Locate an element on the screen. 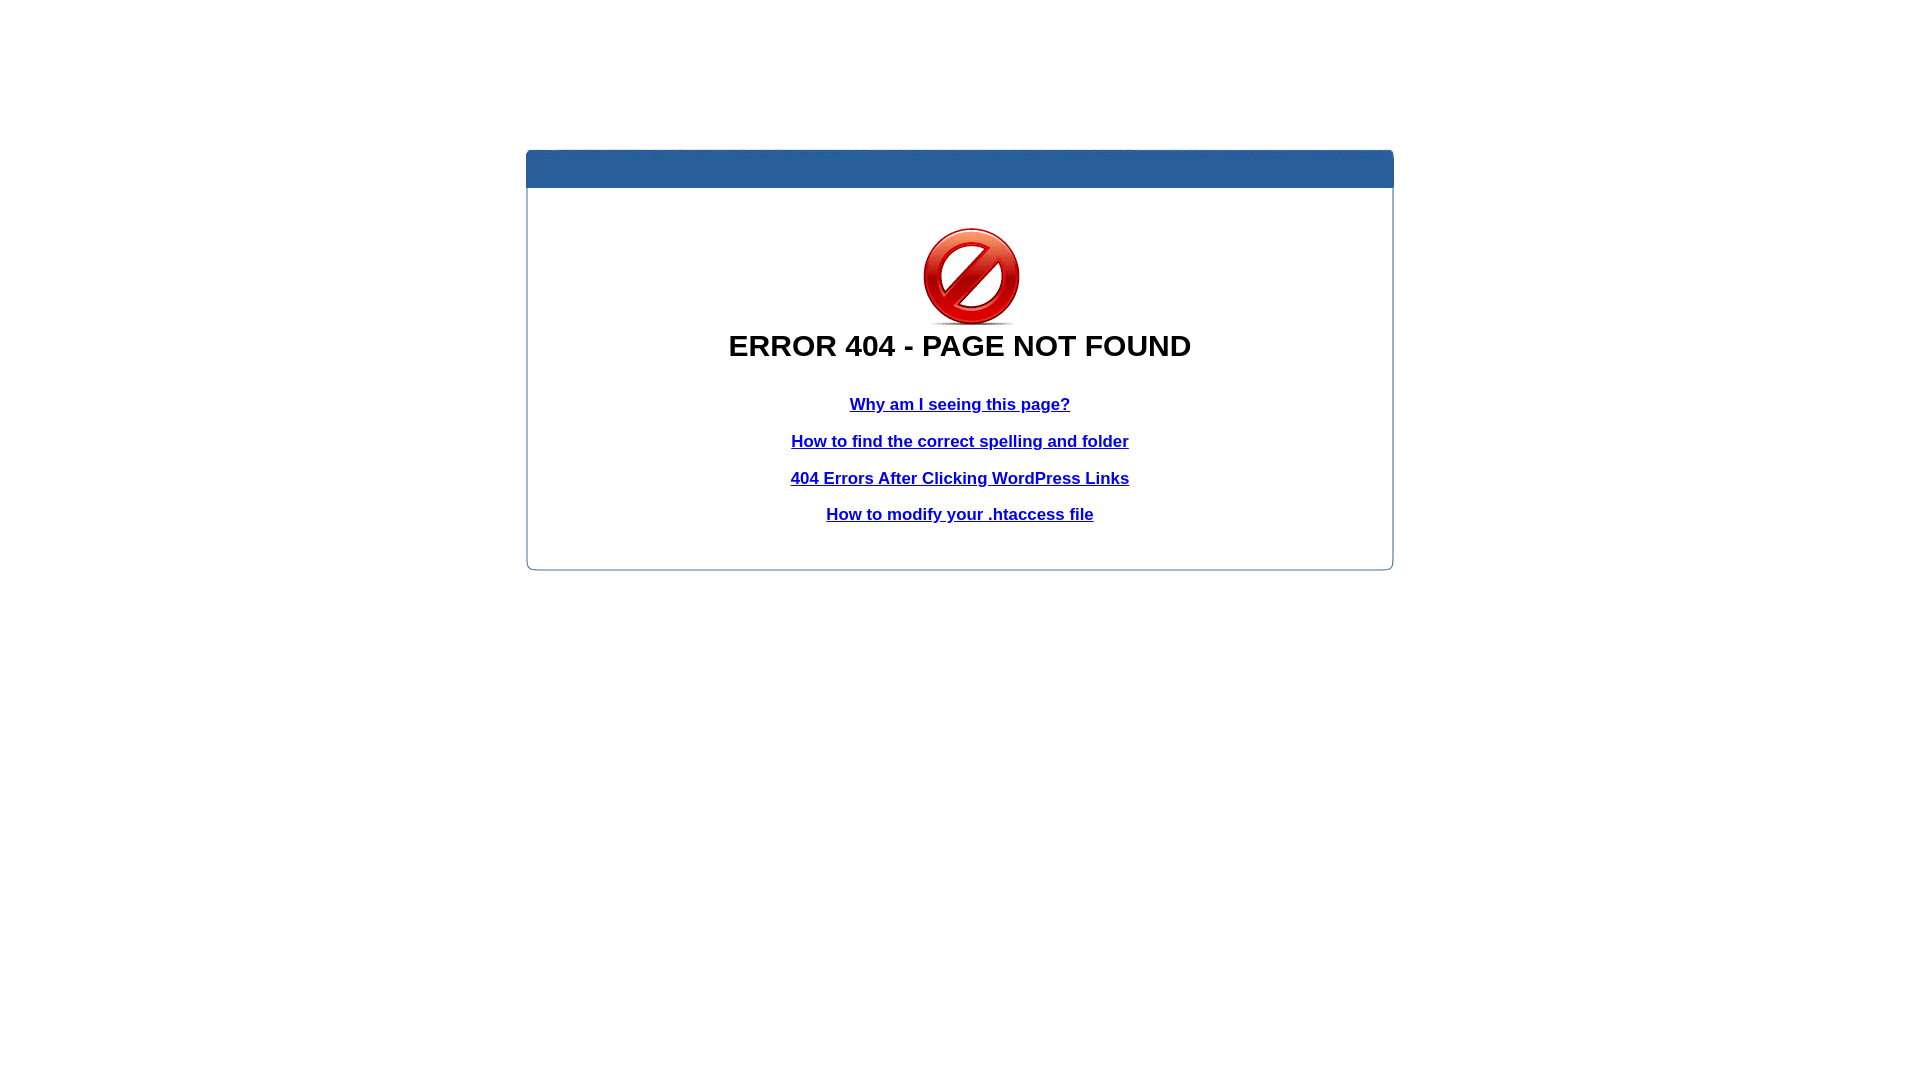  'How to modify your .htaccess file' is located at coordinates (958, 513).